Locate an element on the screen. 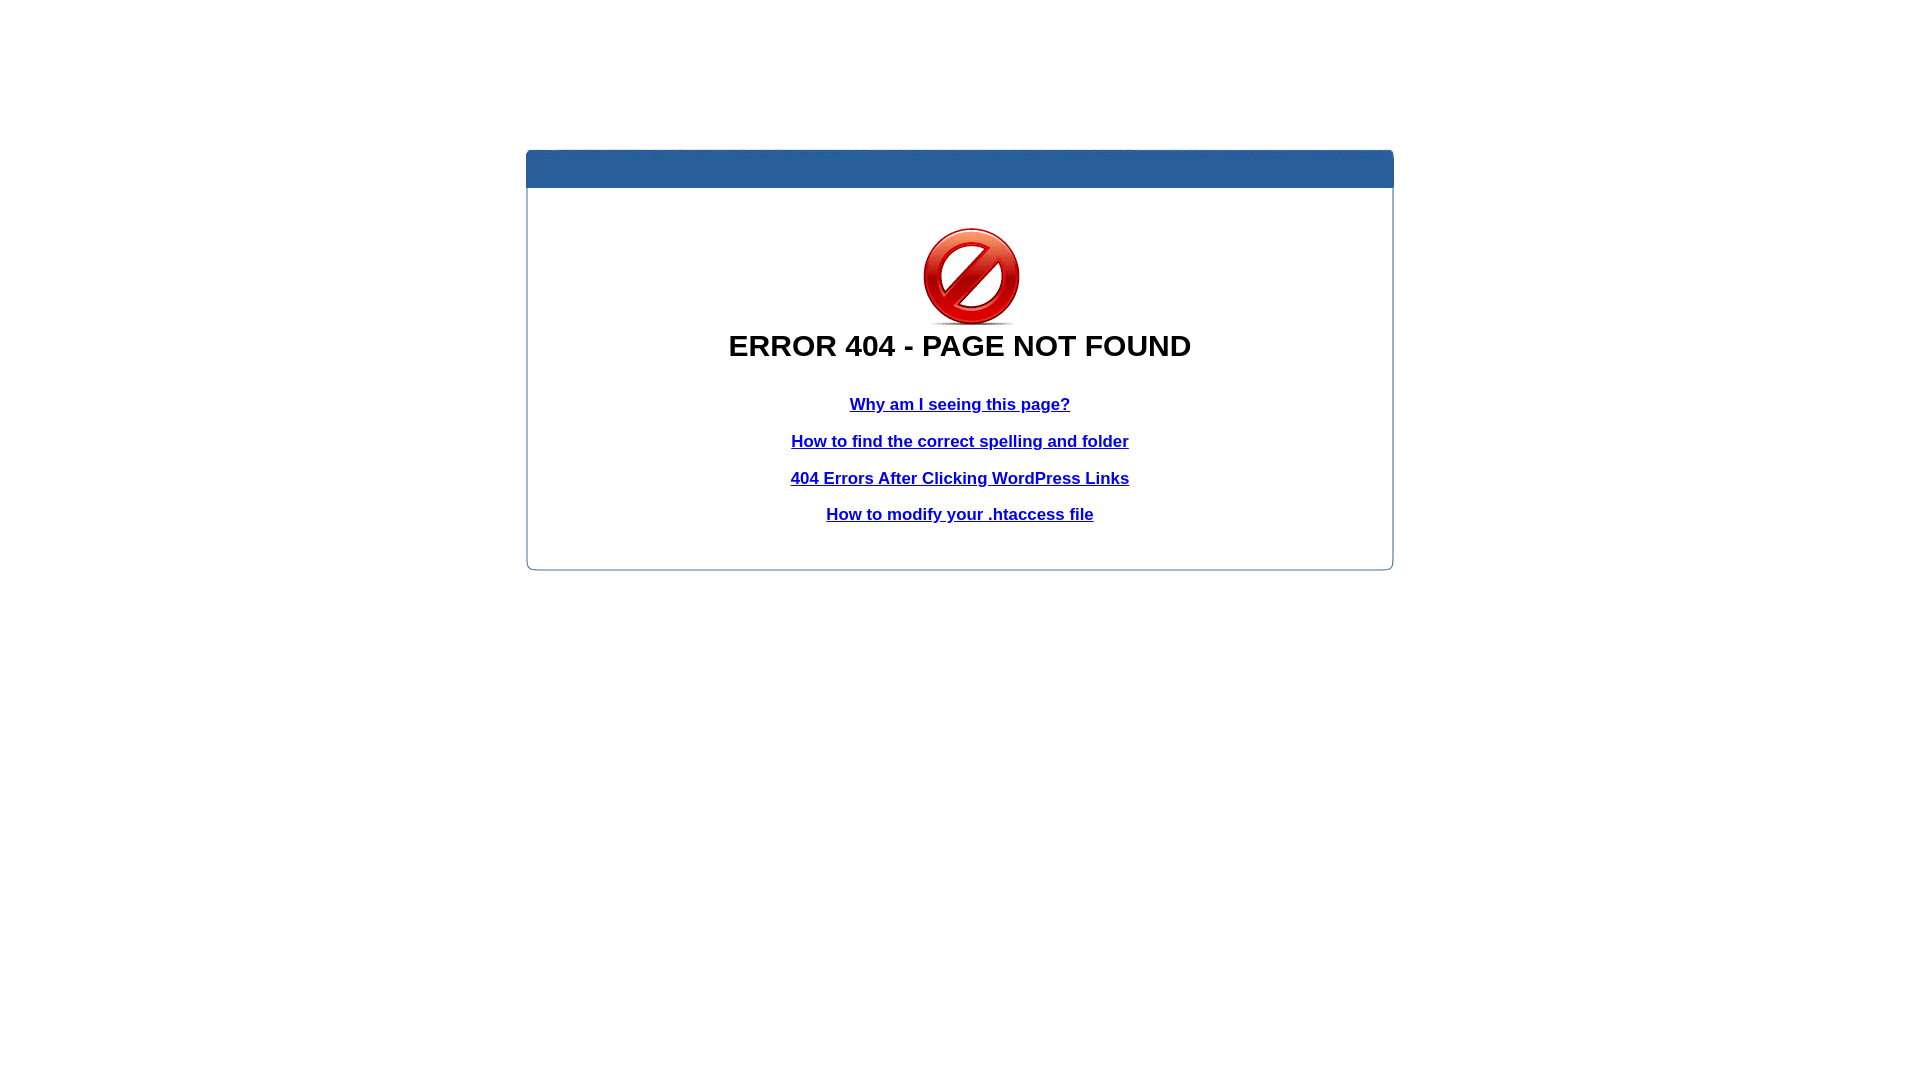  'How to modify your .htaccess file' is located at coordinates (958, 513).